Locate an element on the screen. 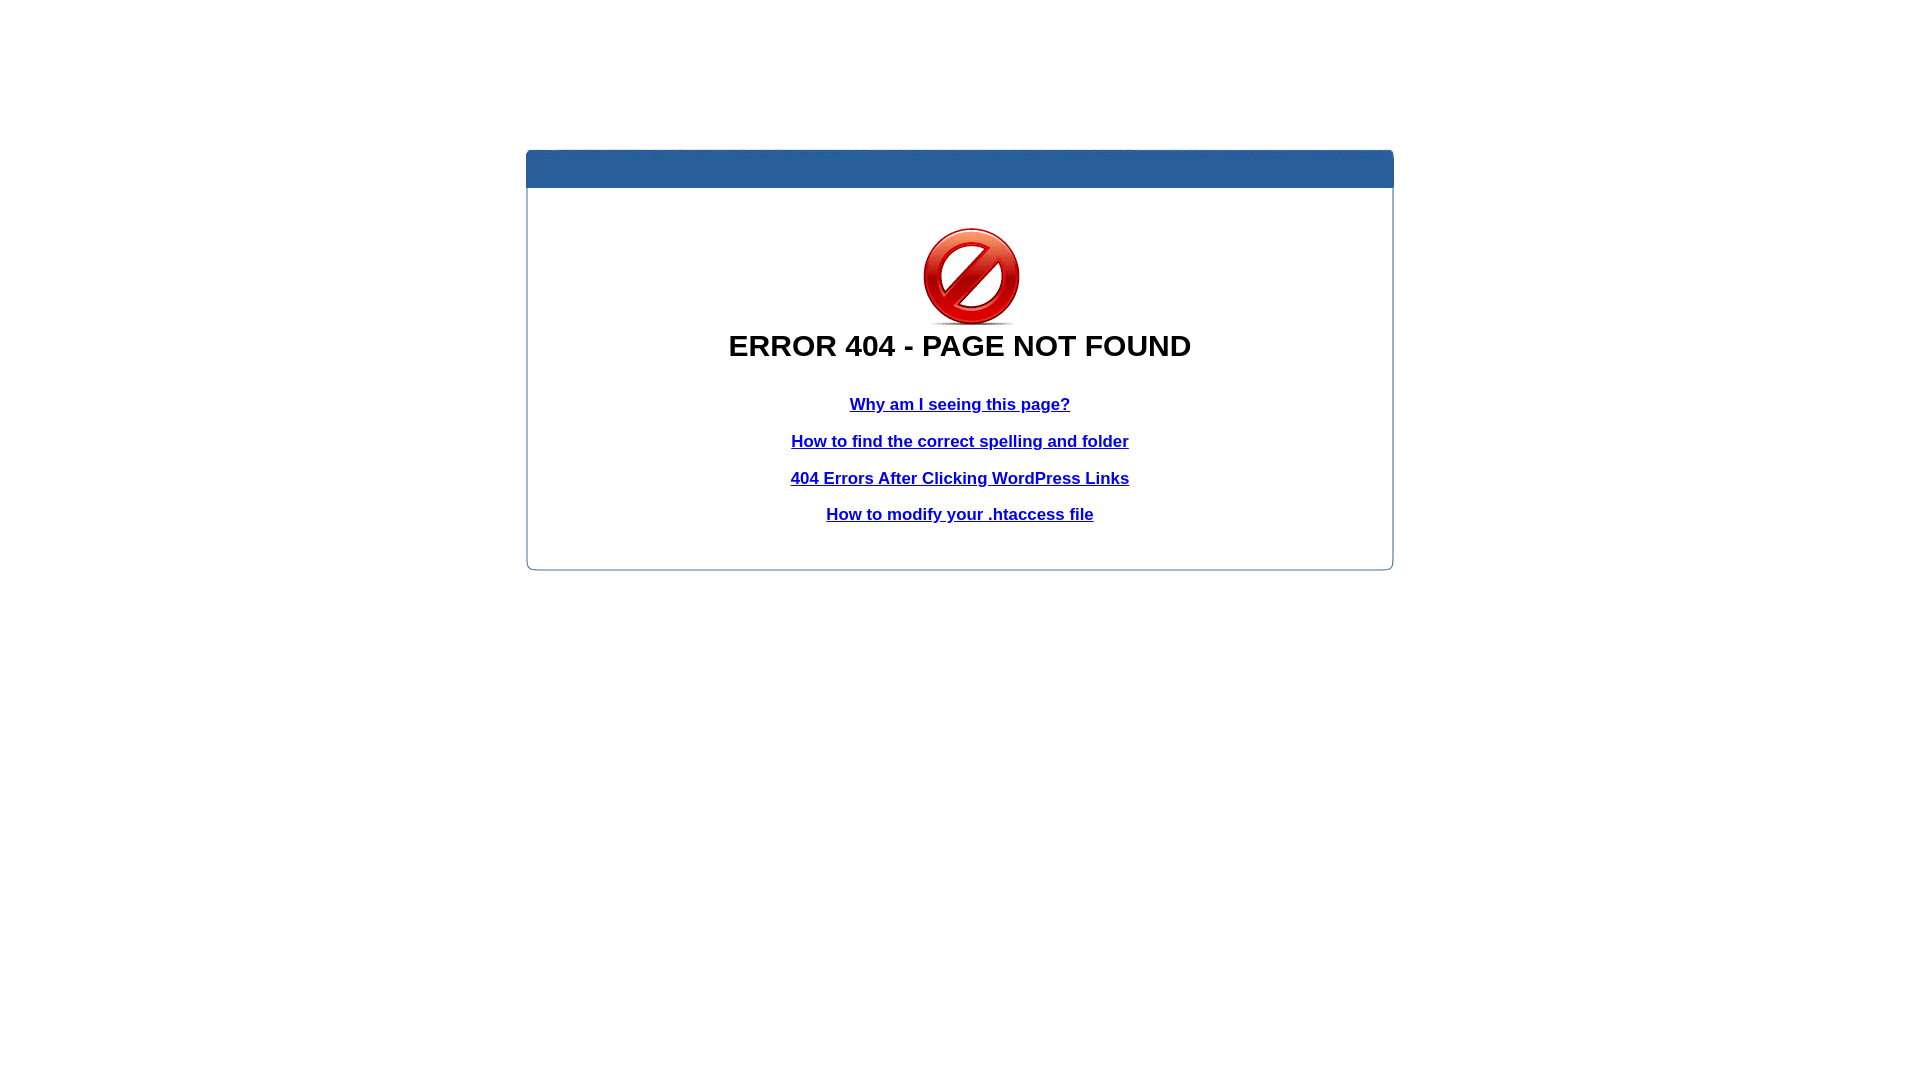  'How to modify your .htaccess file' is located at coordinates (958, 513).